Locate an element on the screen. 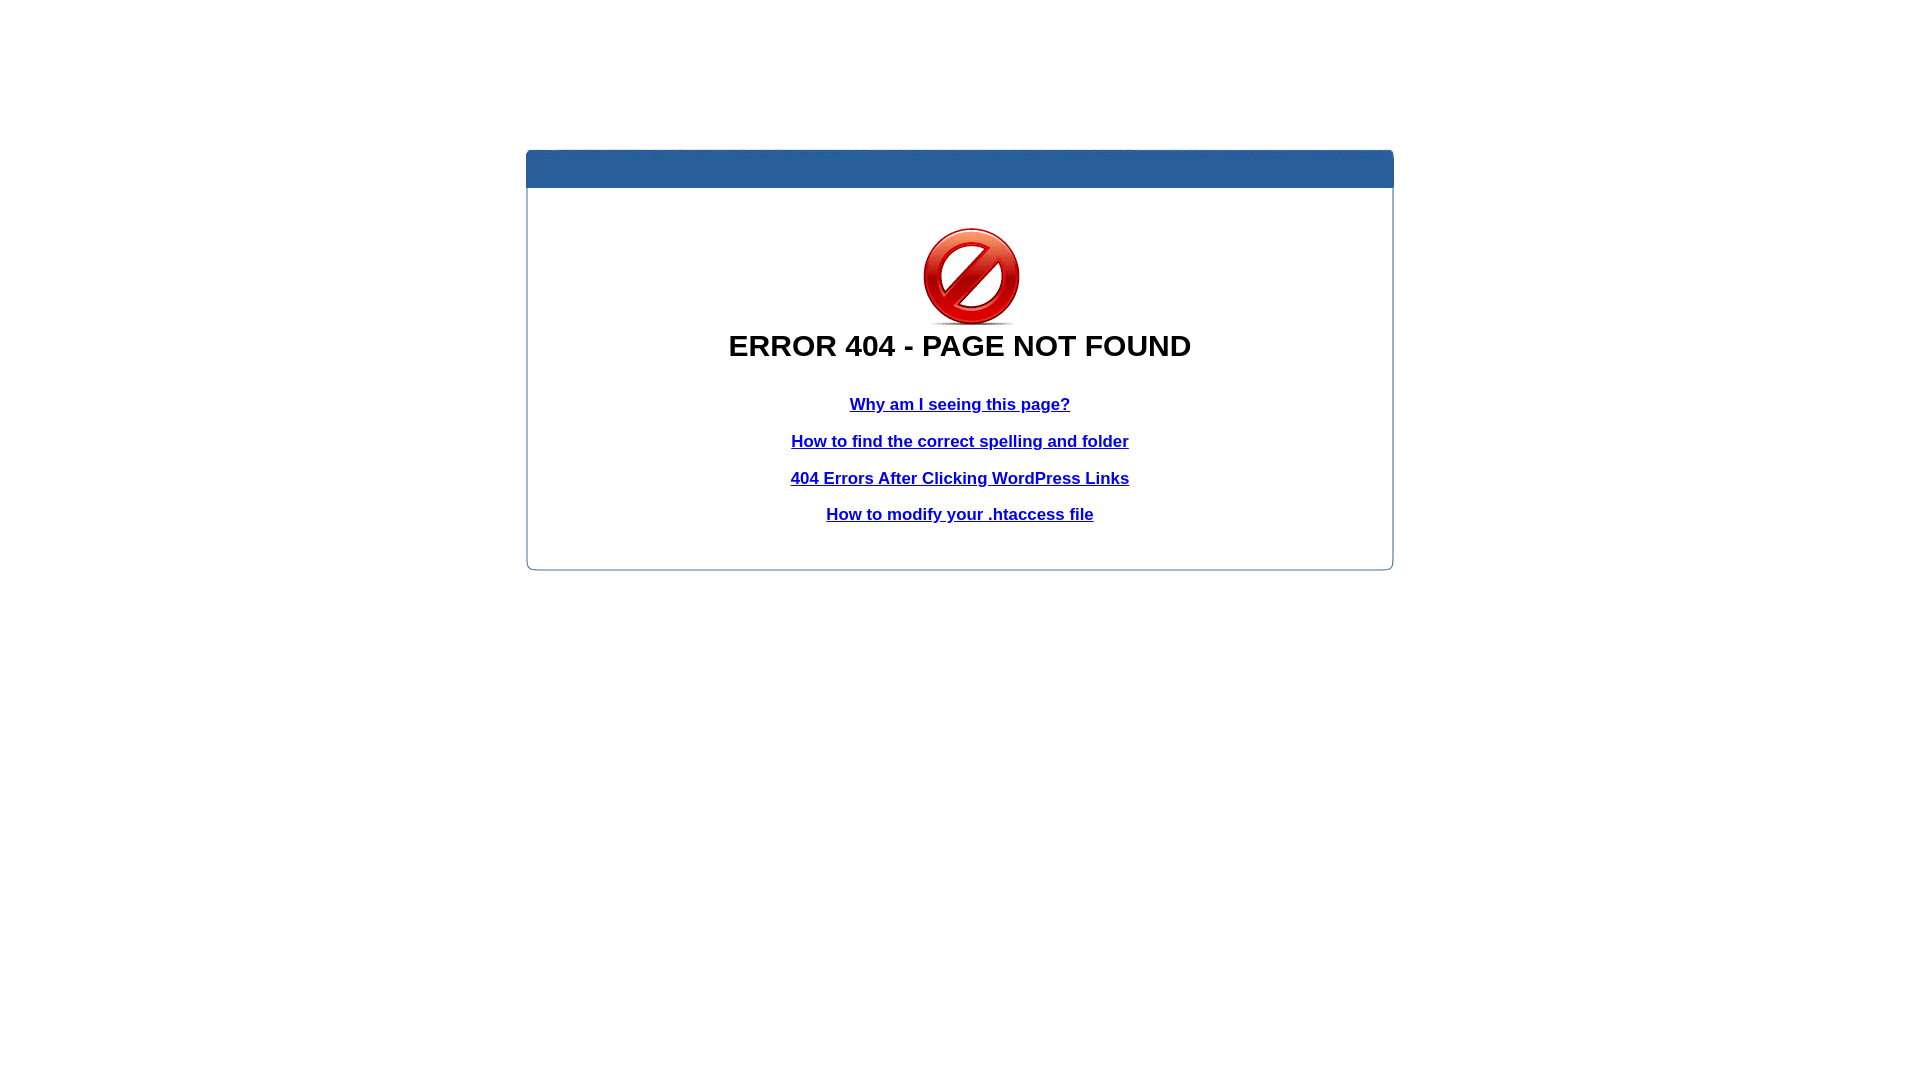  'How to modify your .htaccess file' is located at coordinates (958, 513).